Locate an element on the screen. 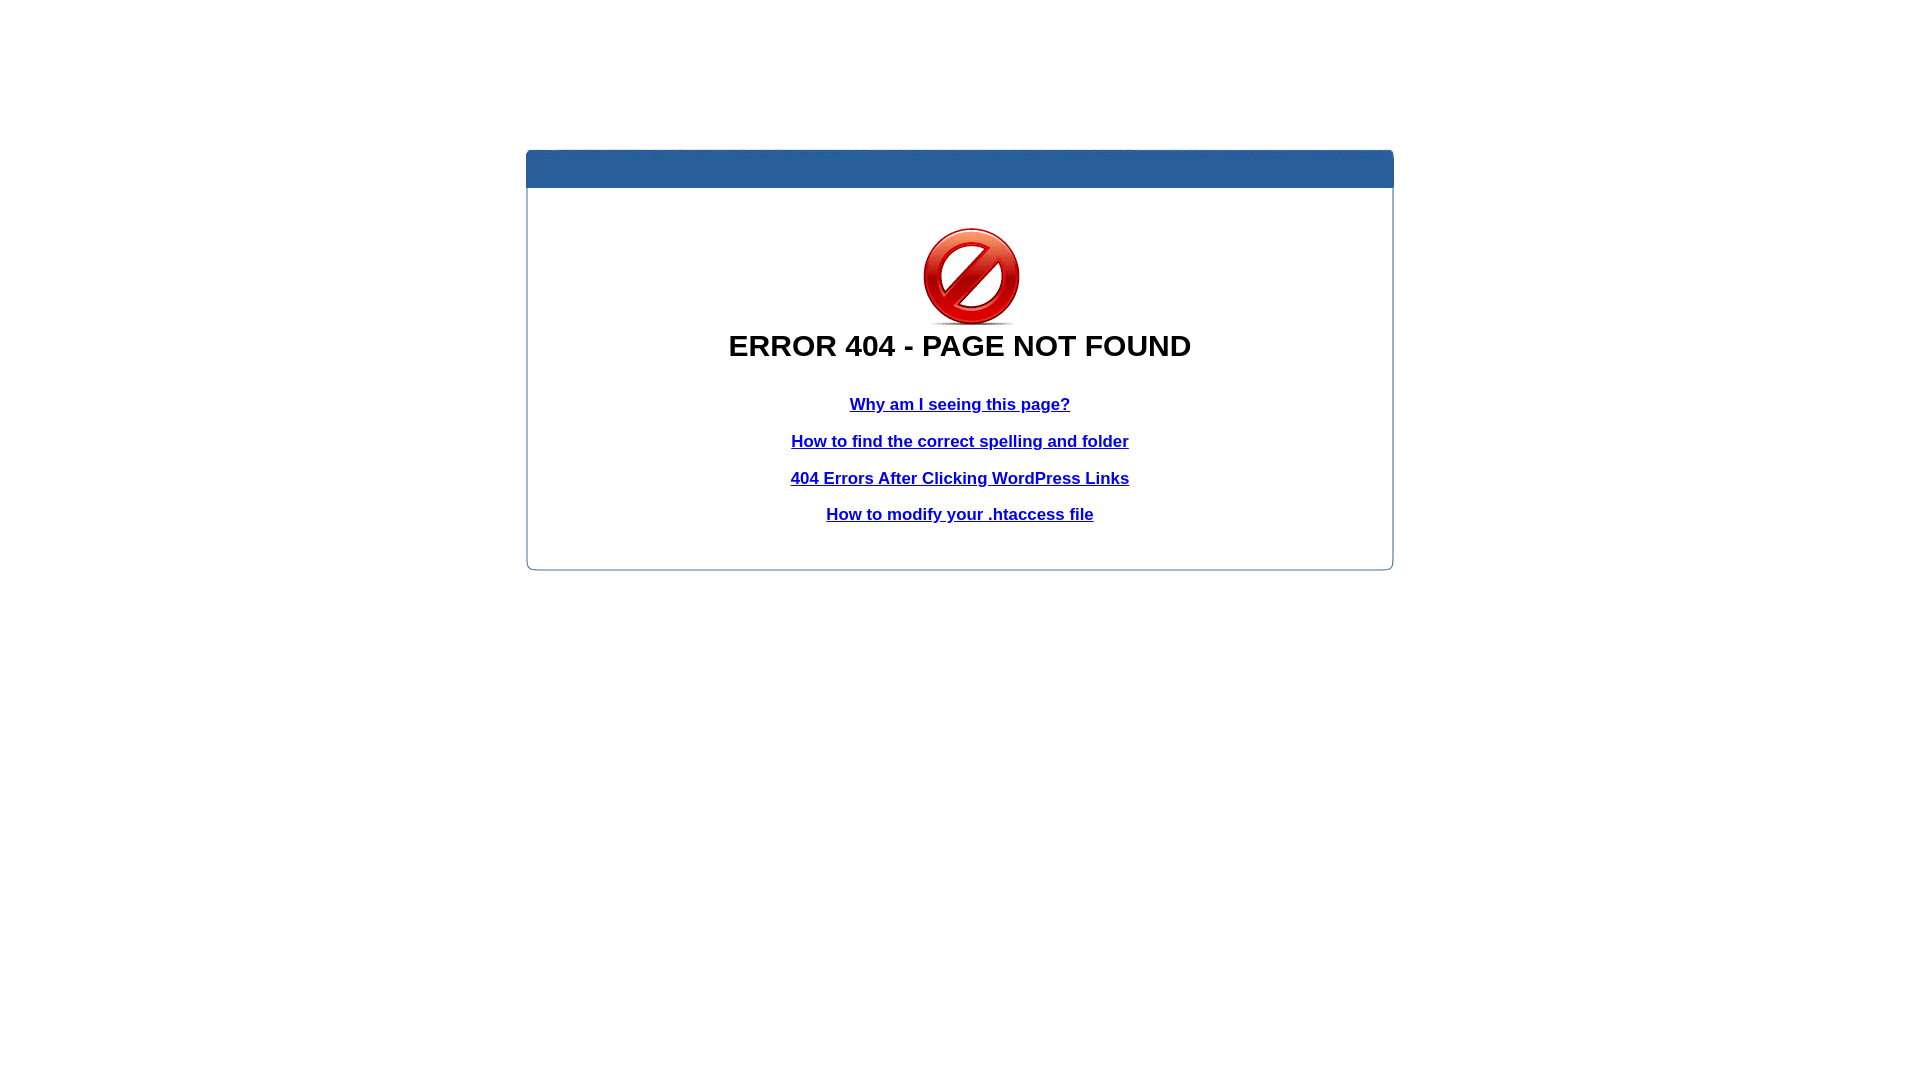  'How to modify your .htaccess file' is located at coordinates (958, 513).